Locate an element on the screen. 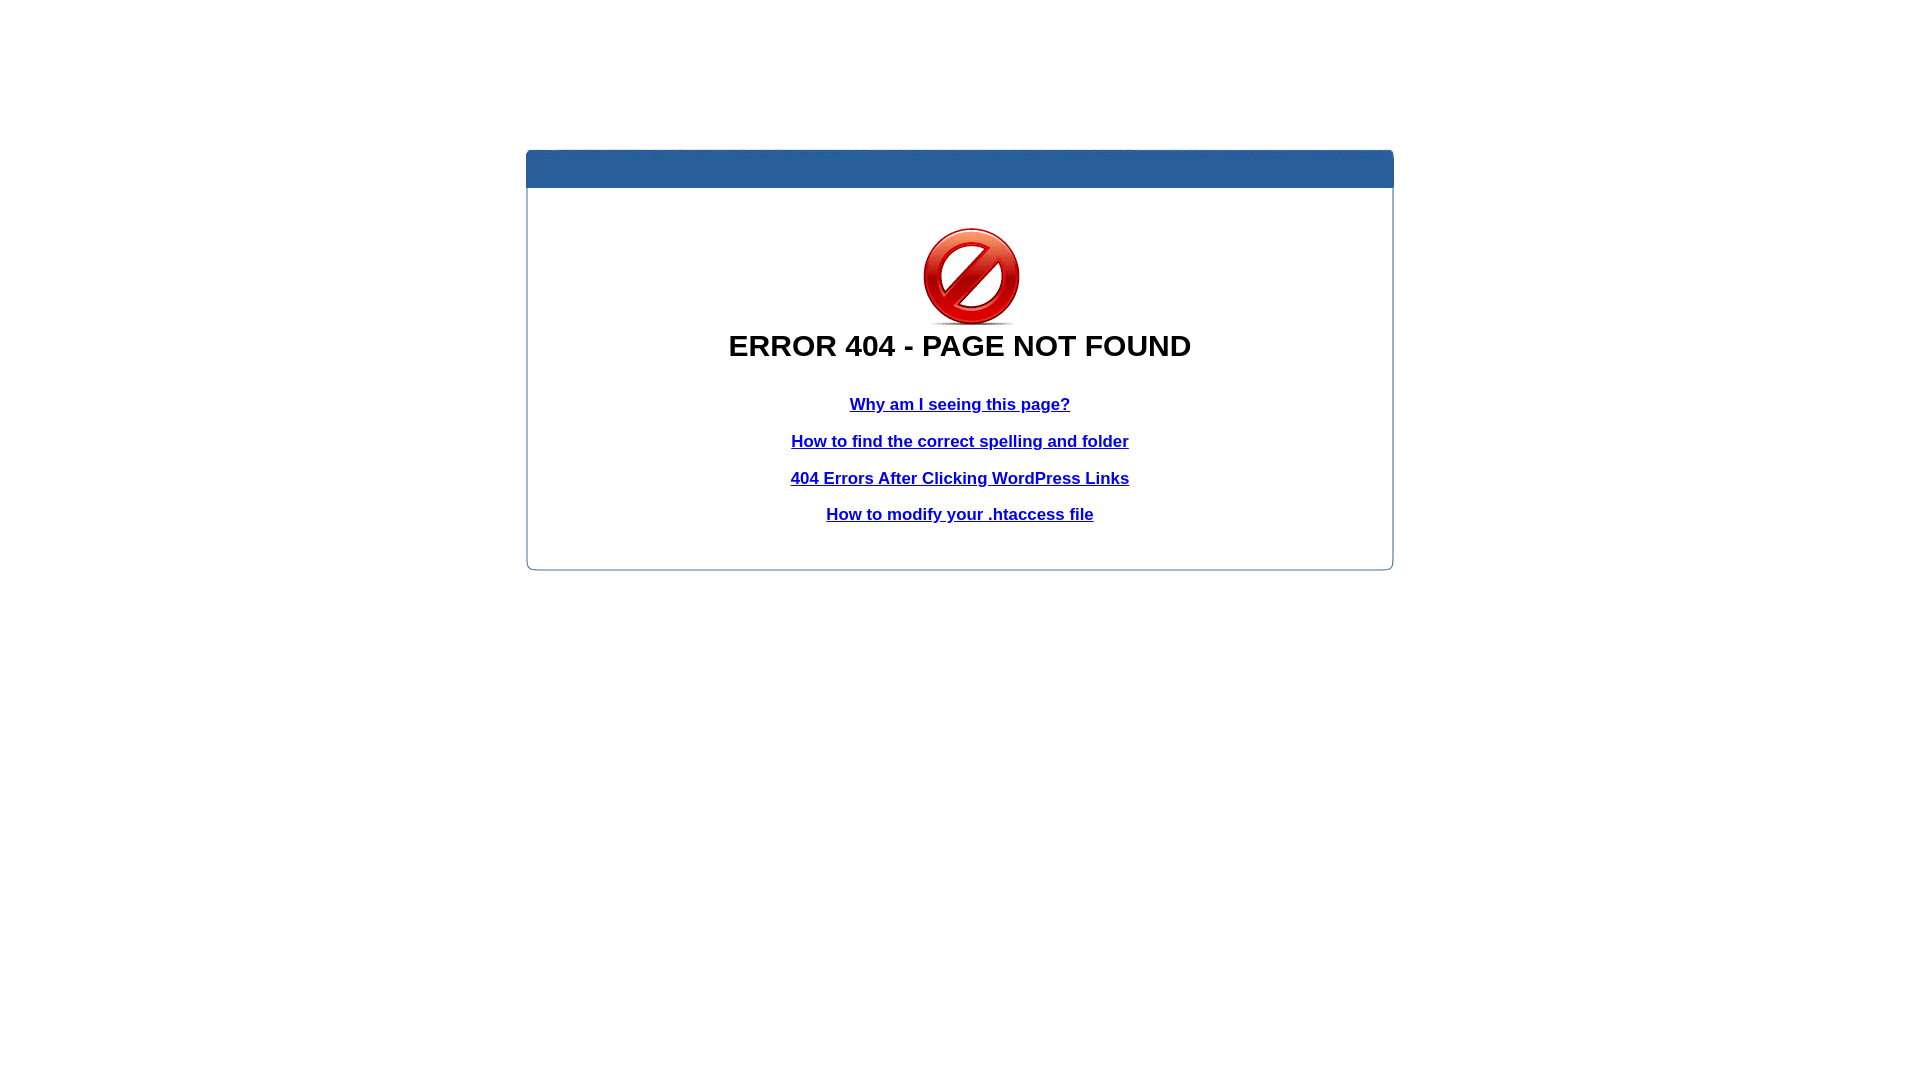  'How to modify your .htaccess file' is located at coordinates (958, 513).